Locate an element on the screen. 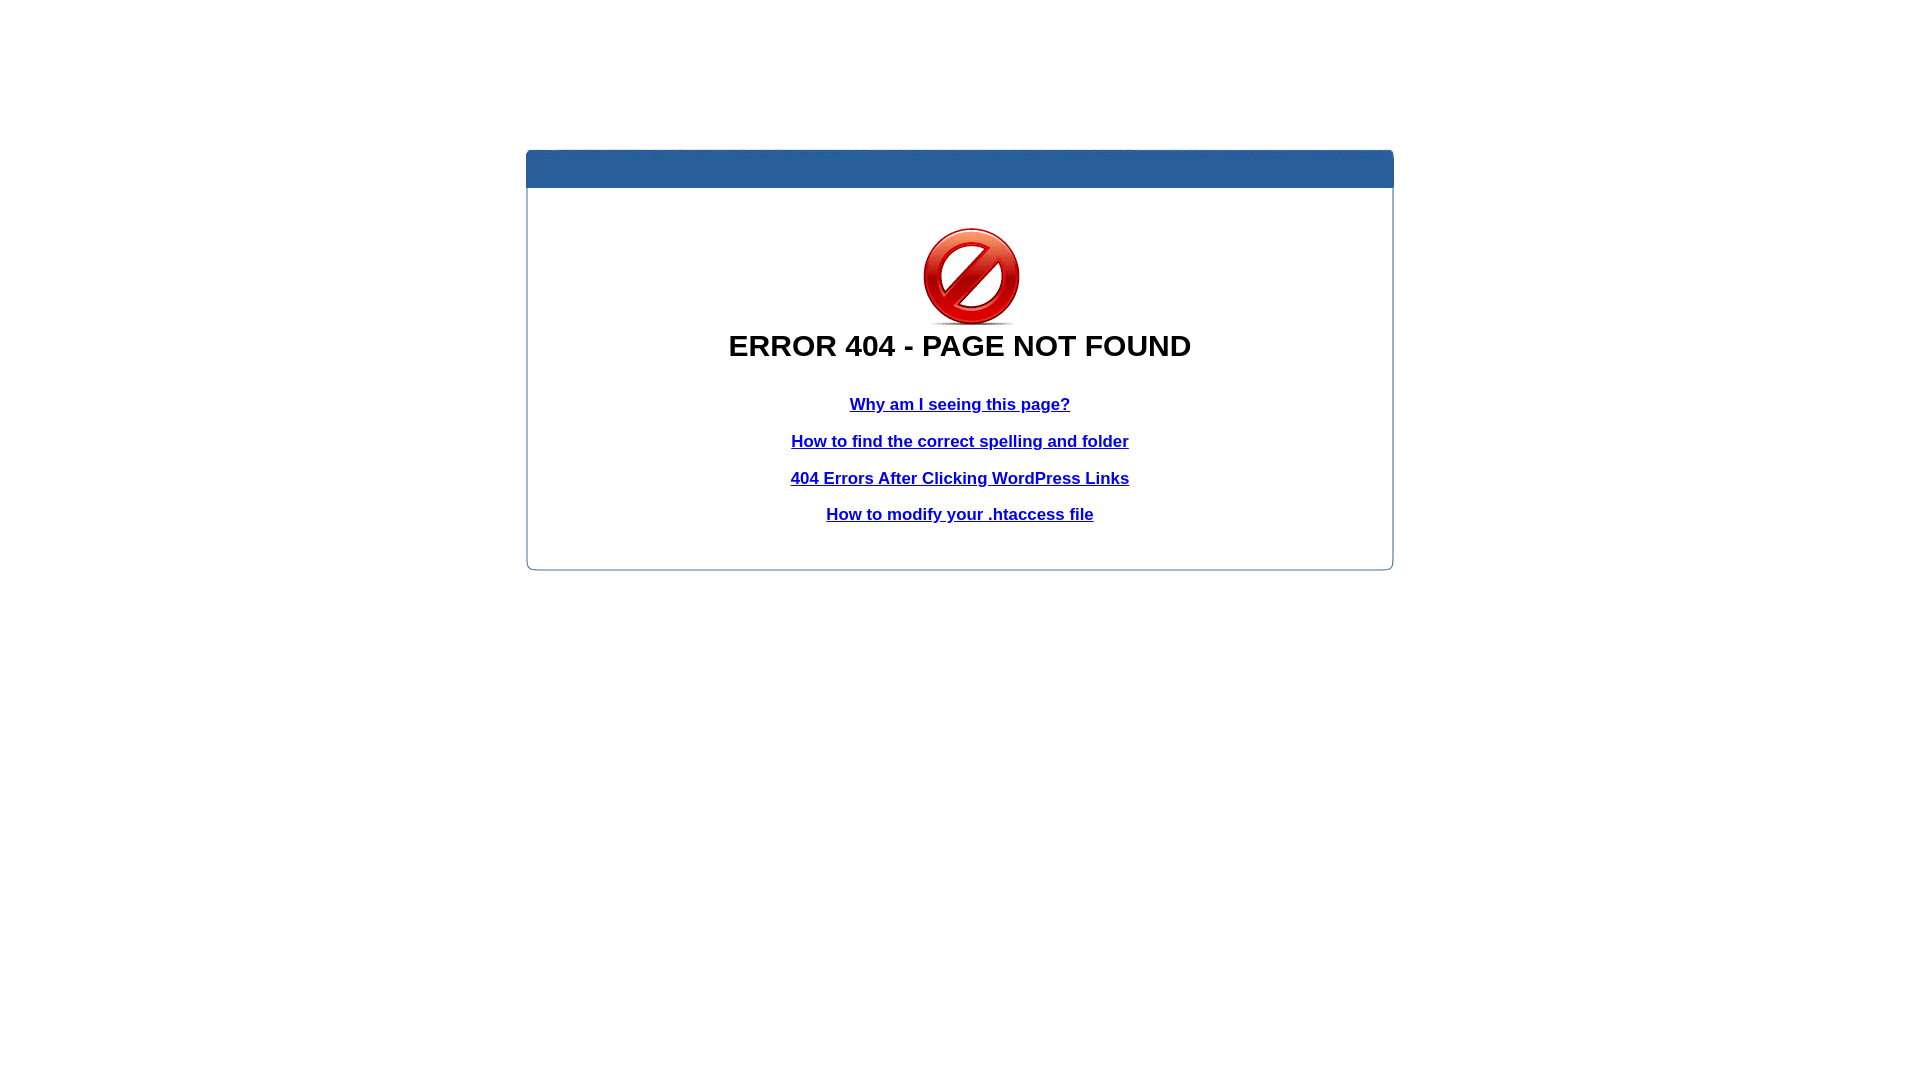  'How to modify your .htaccess file' is located at coordinates (958, 513).